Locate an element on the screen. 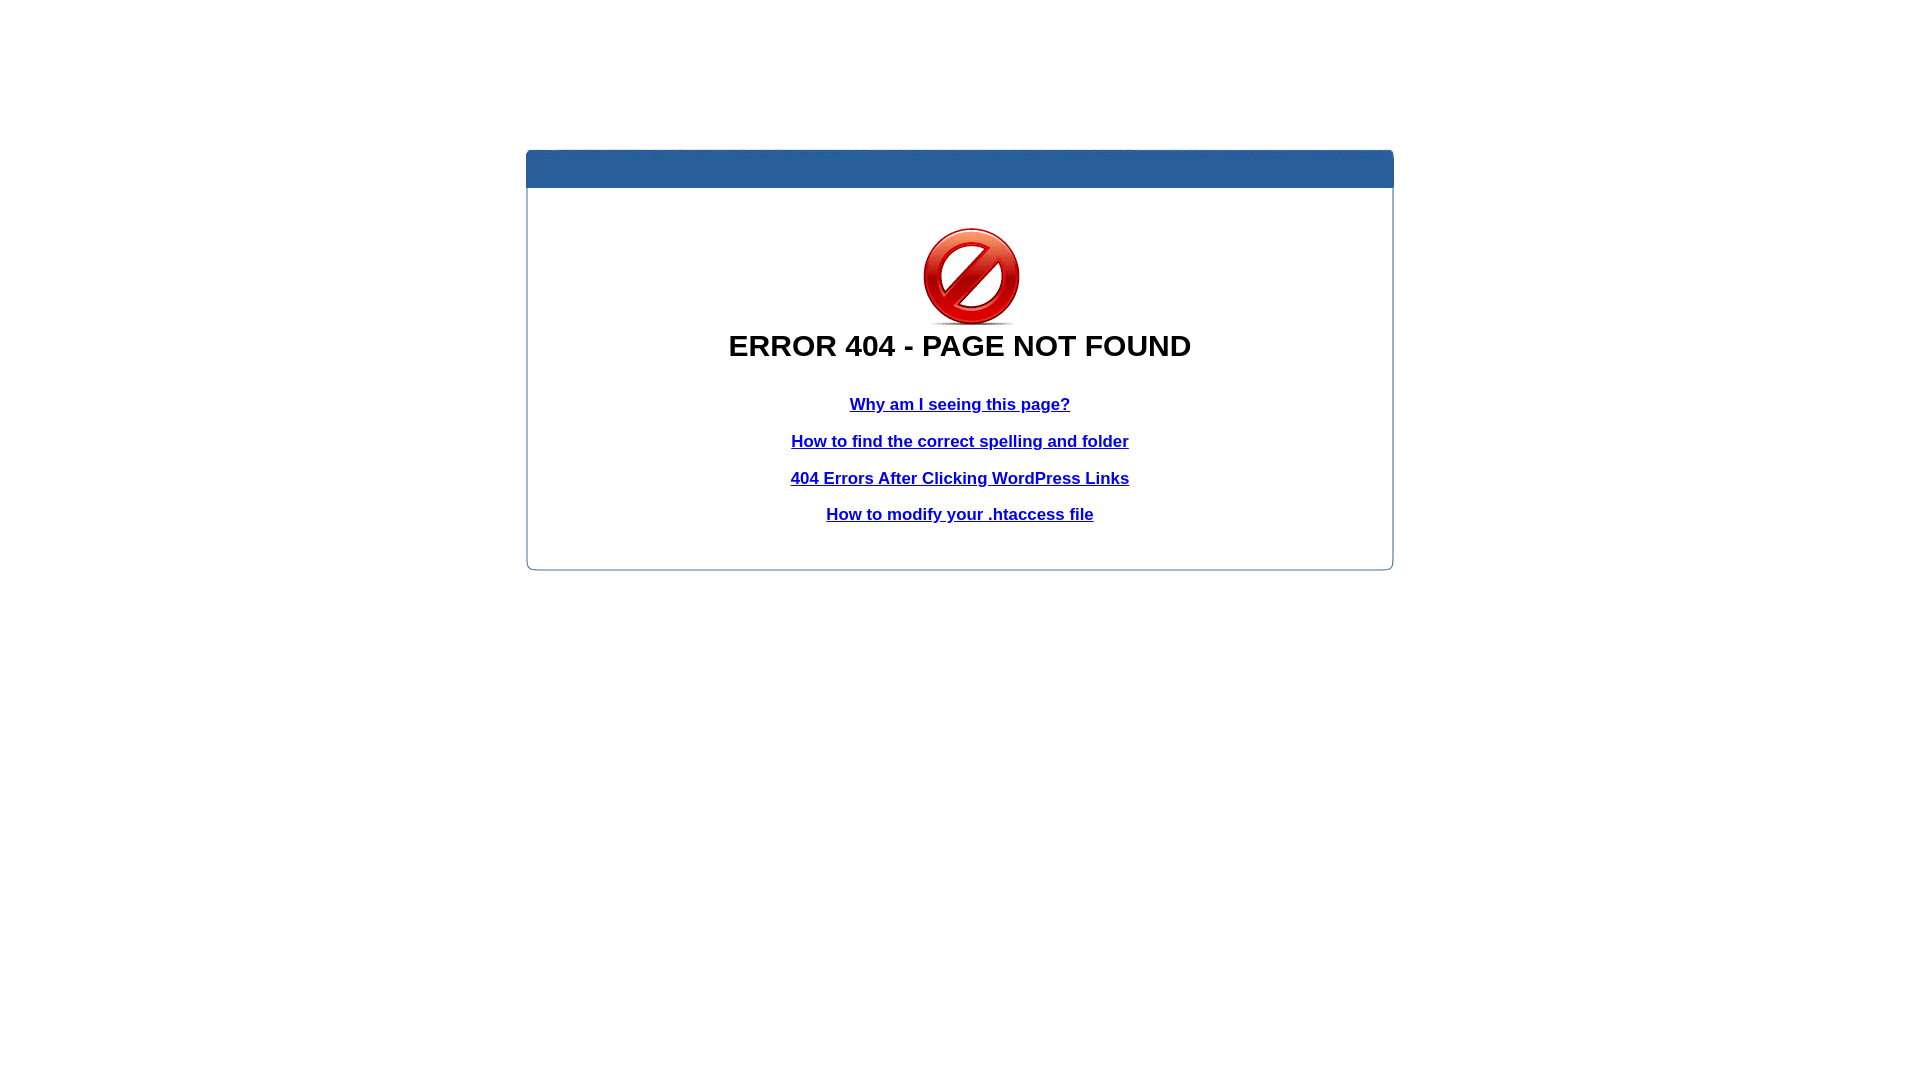  'How to modify your .htaccess file' is located at coordinates (958, 513).